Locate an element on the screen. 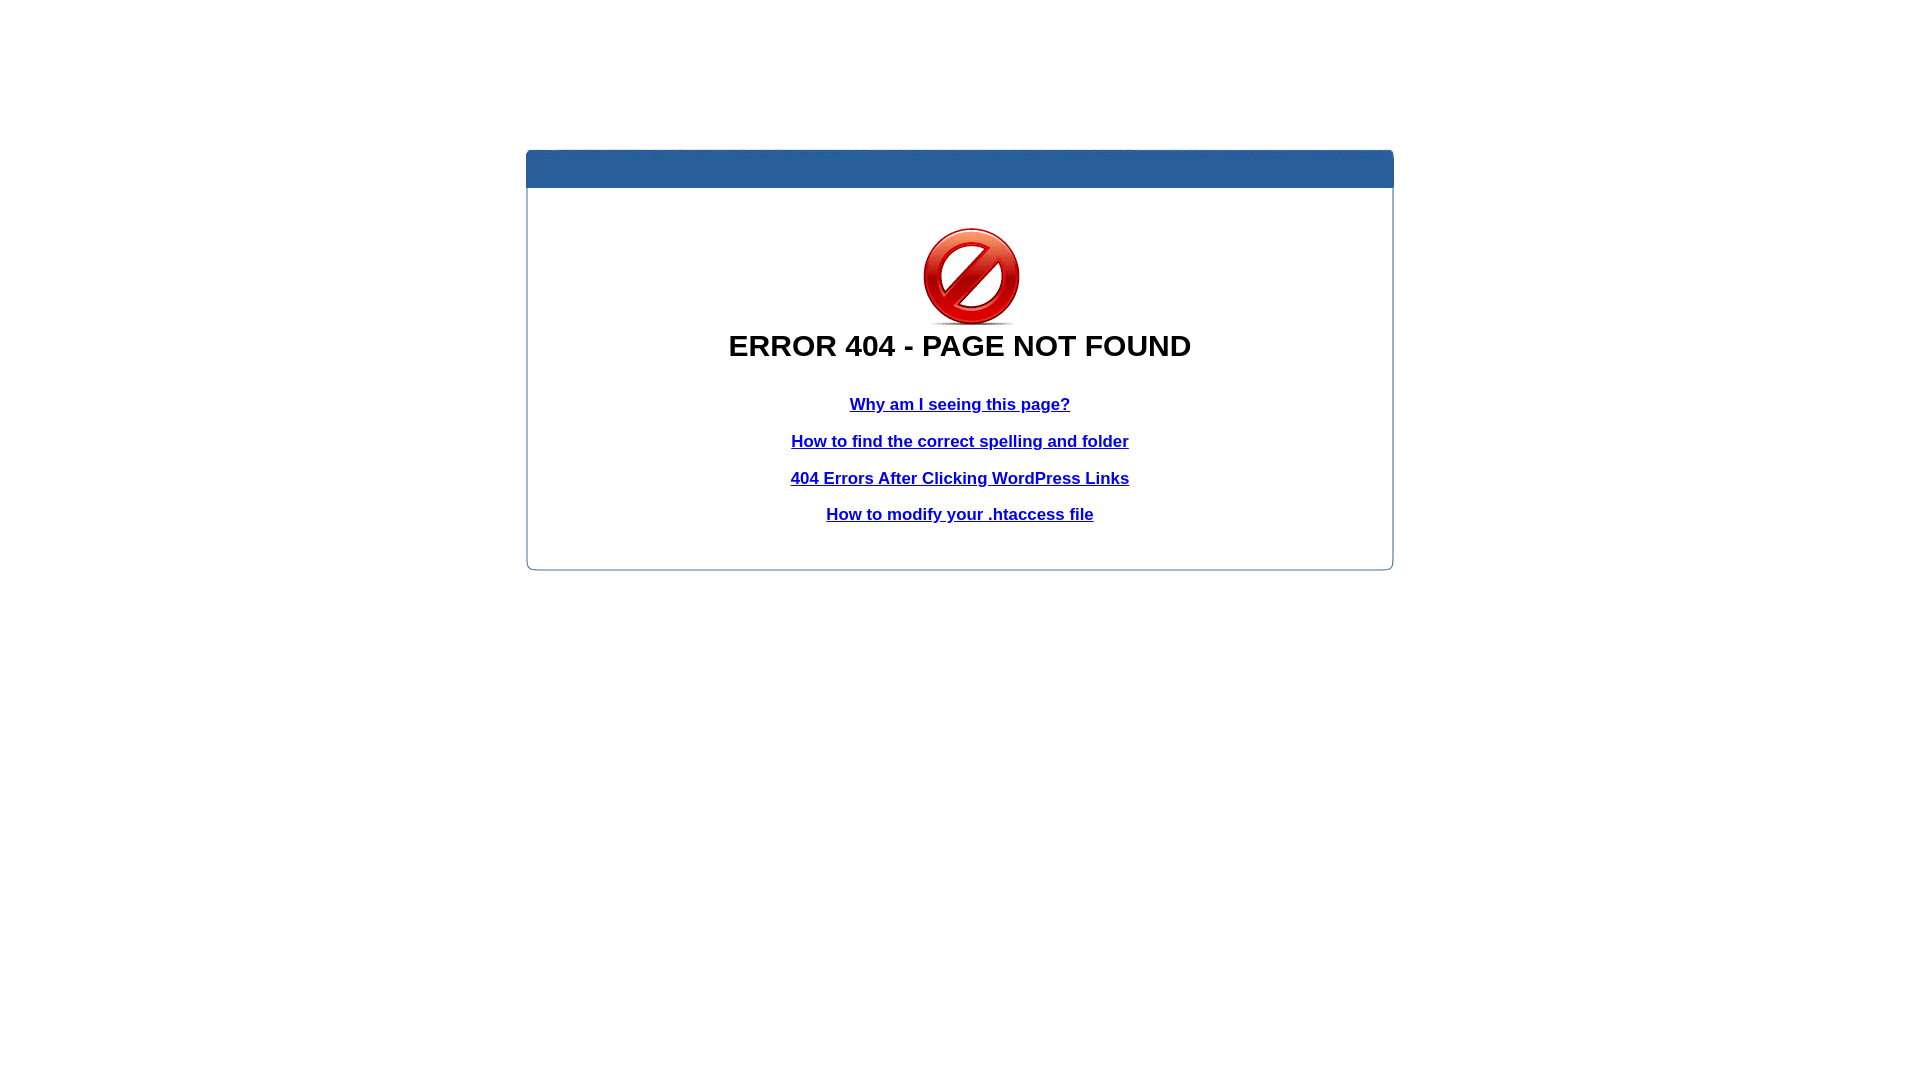  'How to modify your .htaccess file' is located at coordinates (958, 513).